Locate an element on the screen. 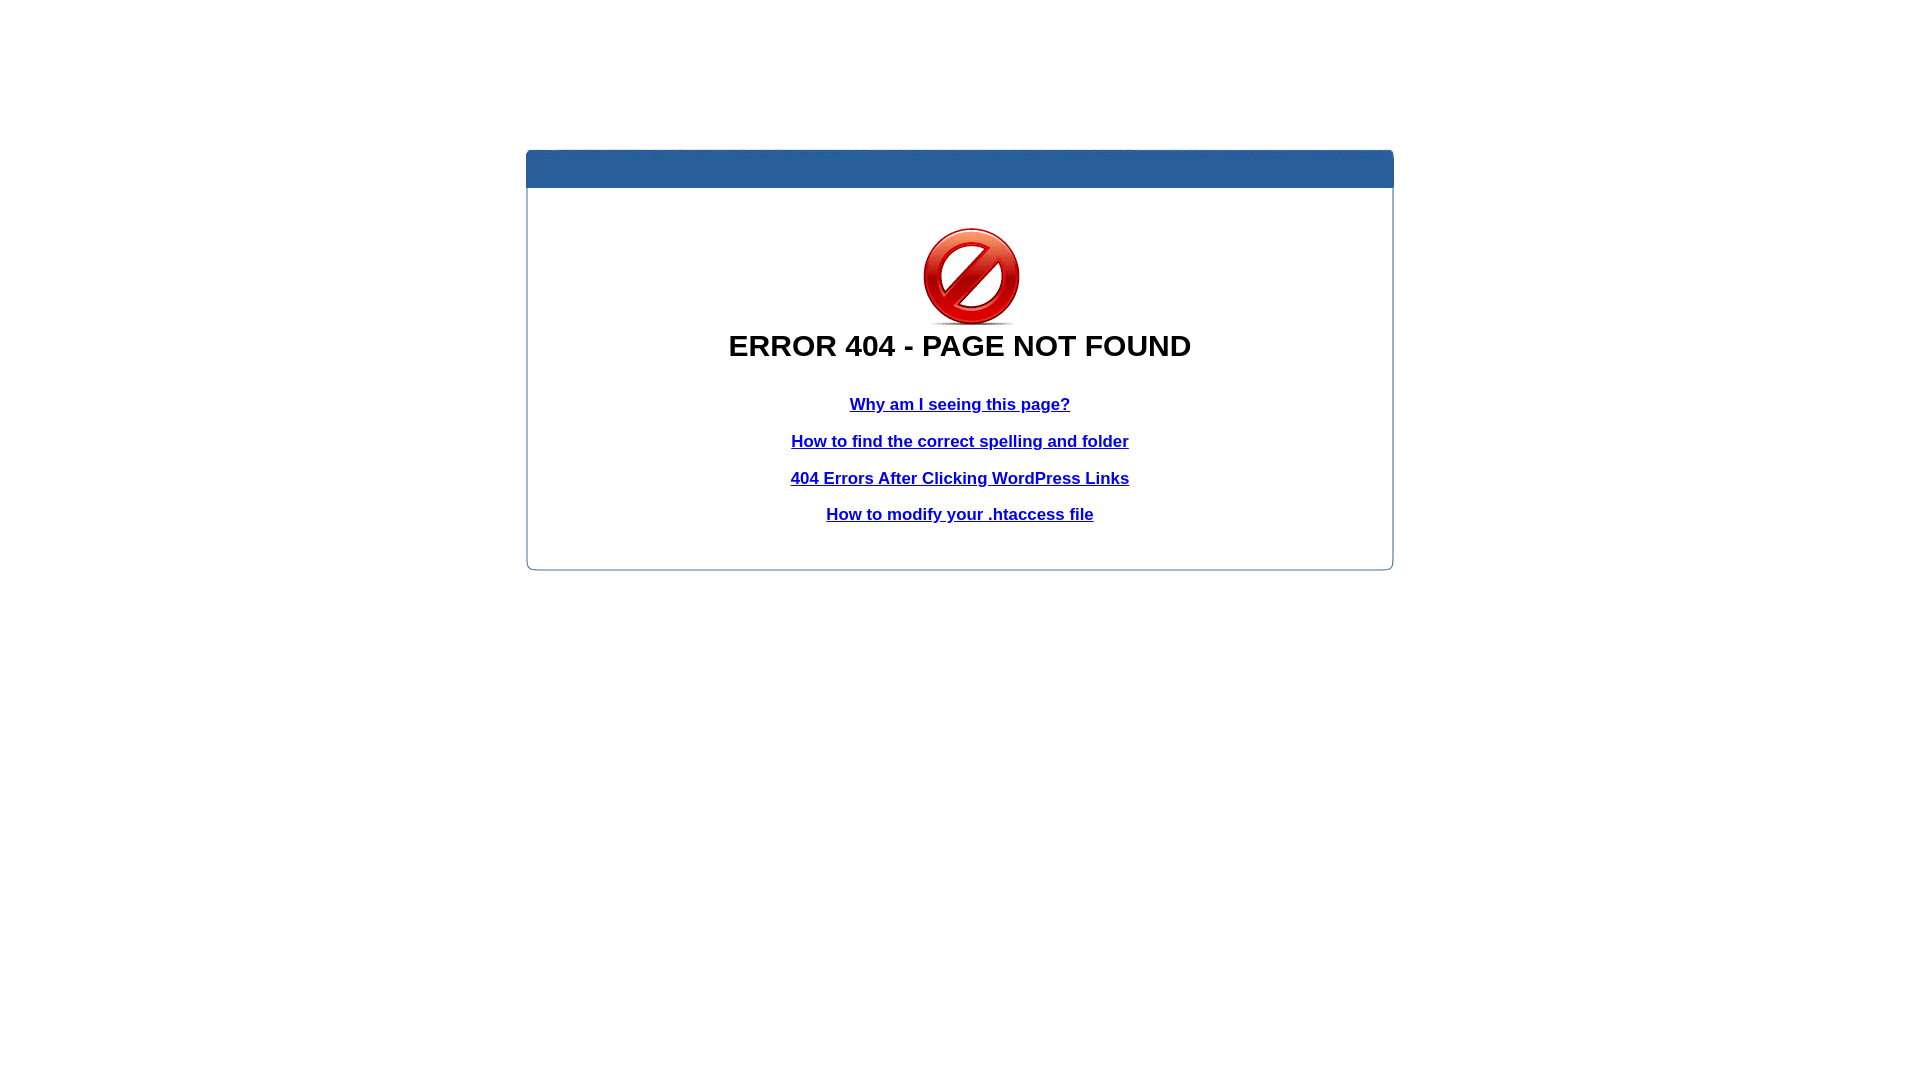  'How to modify your .htaccess file' is located at coordinates (958, 513).